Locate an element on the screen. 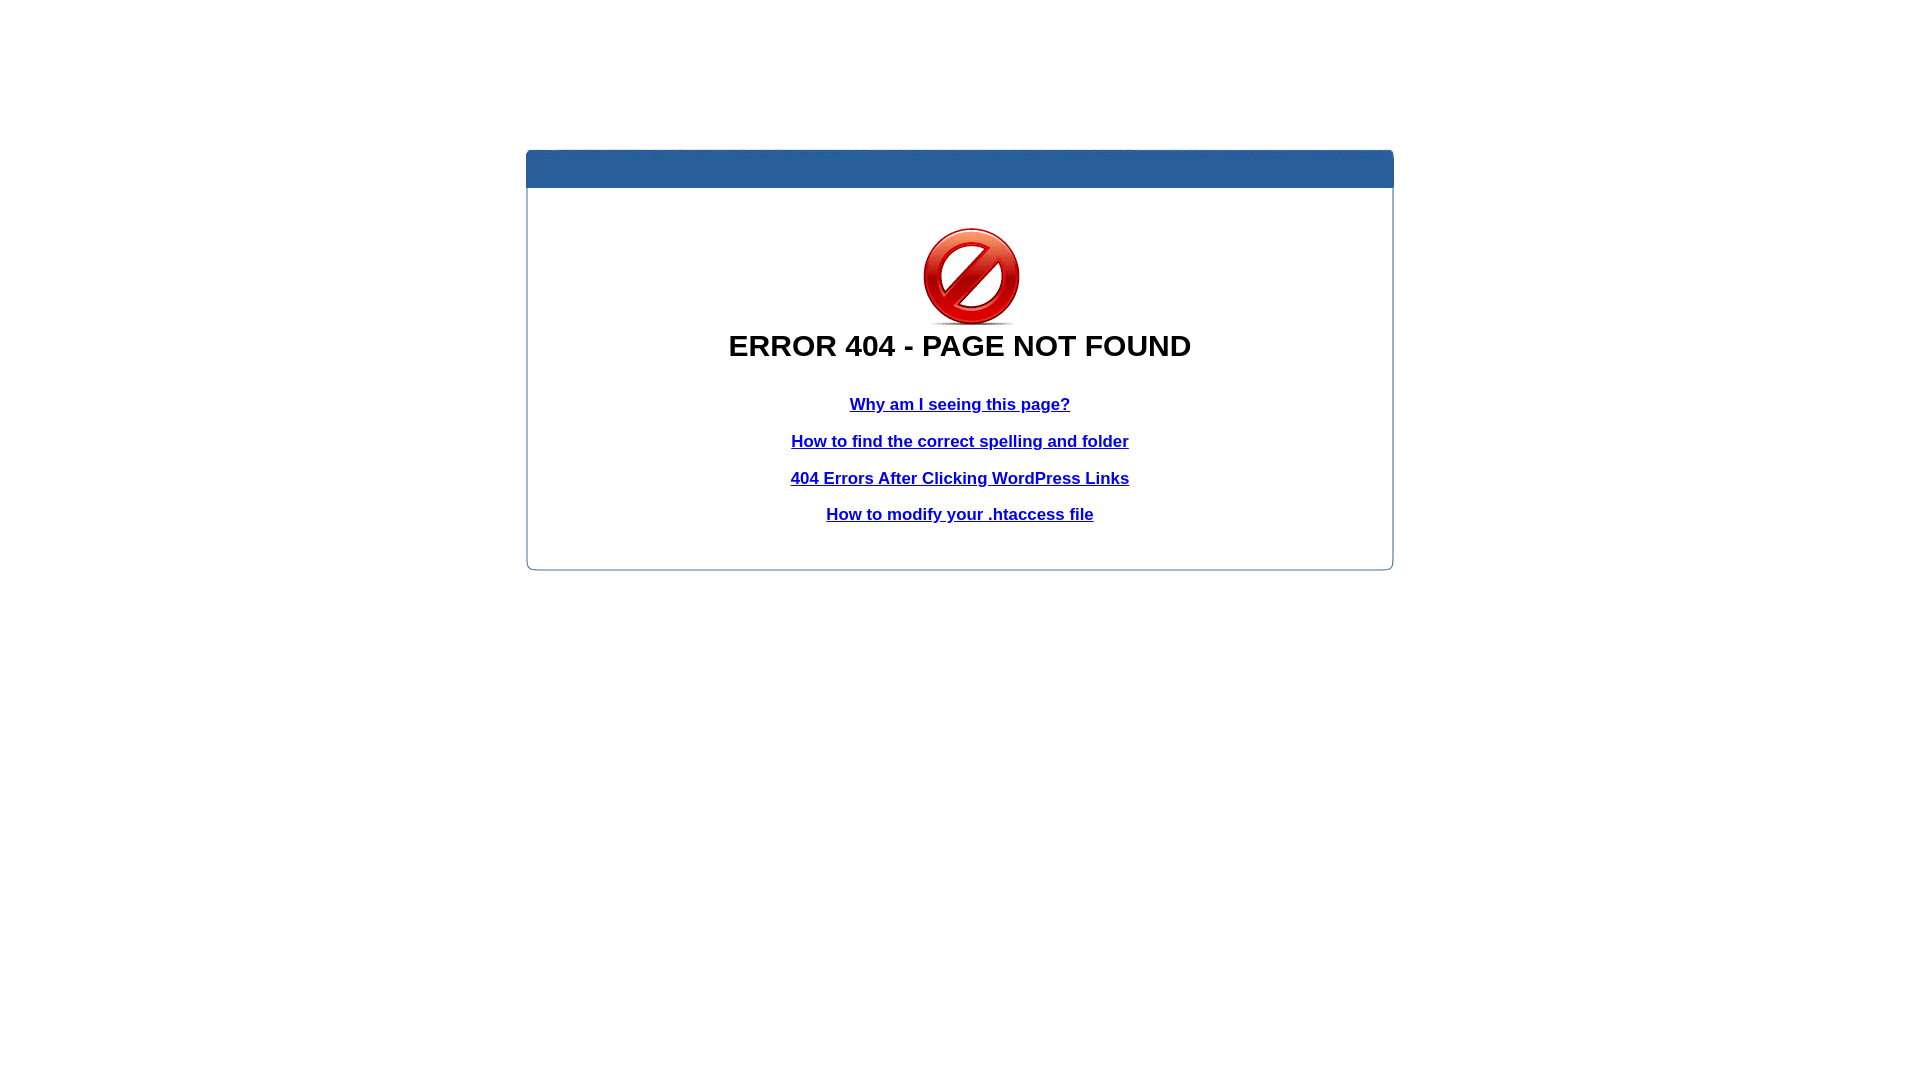  'How to modify your .htaccess file' is located at coordinates (958, 513).